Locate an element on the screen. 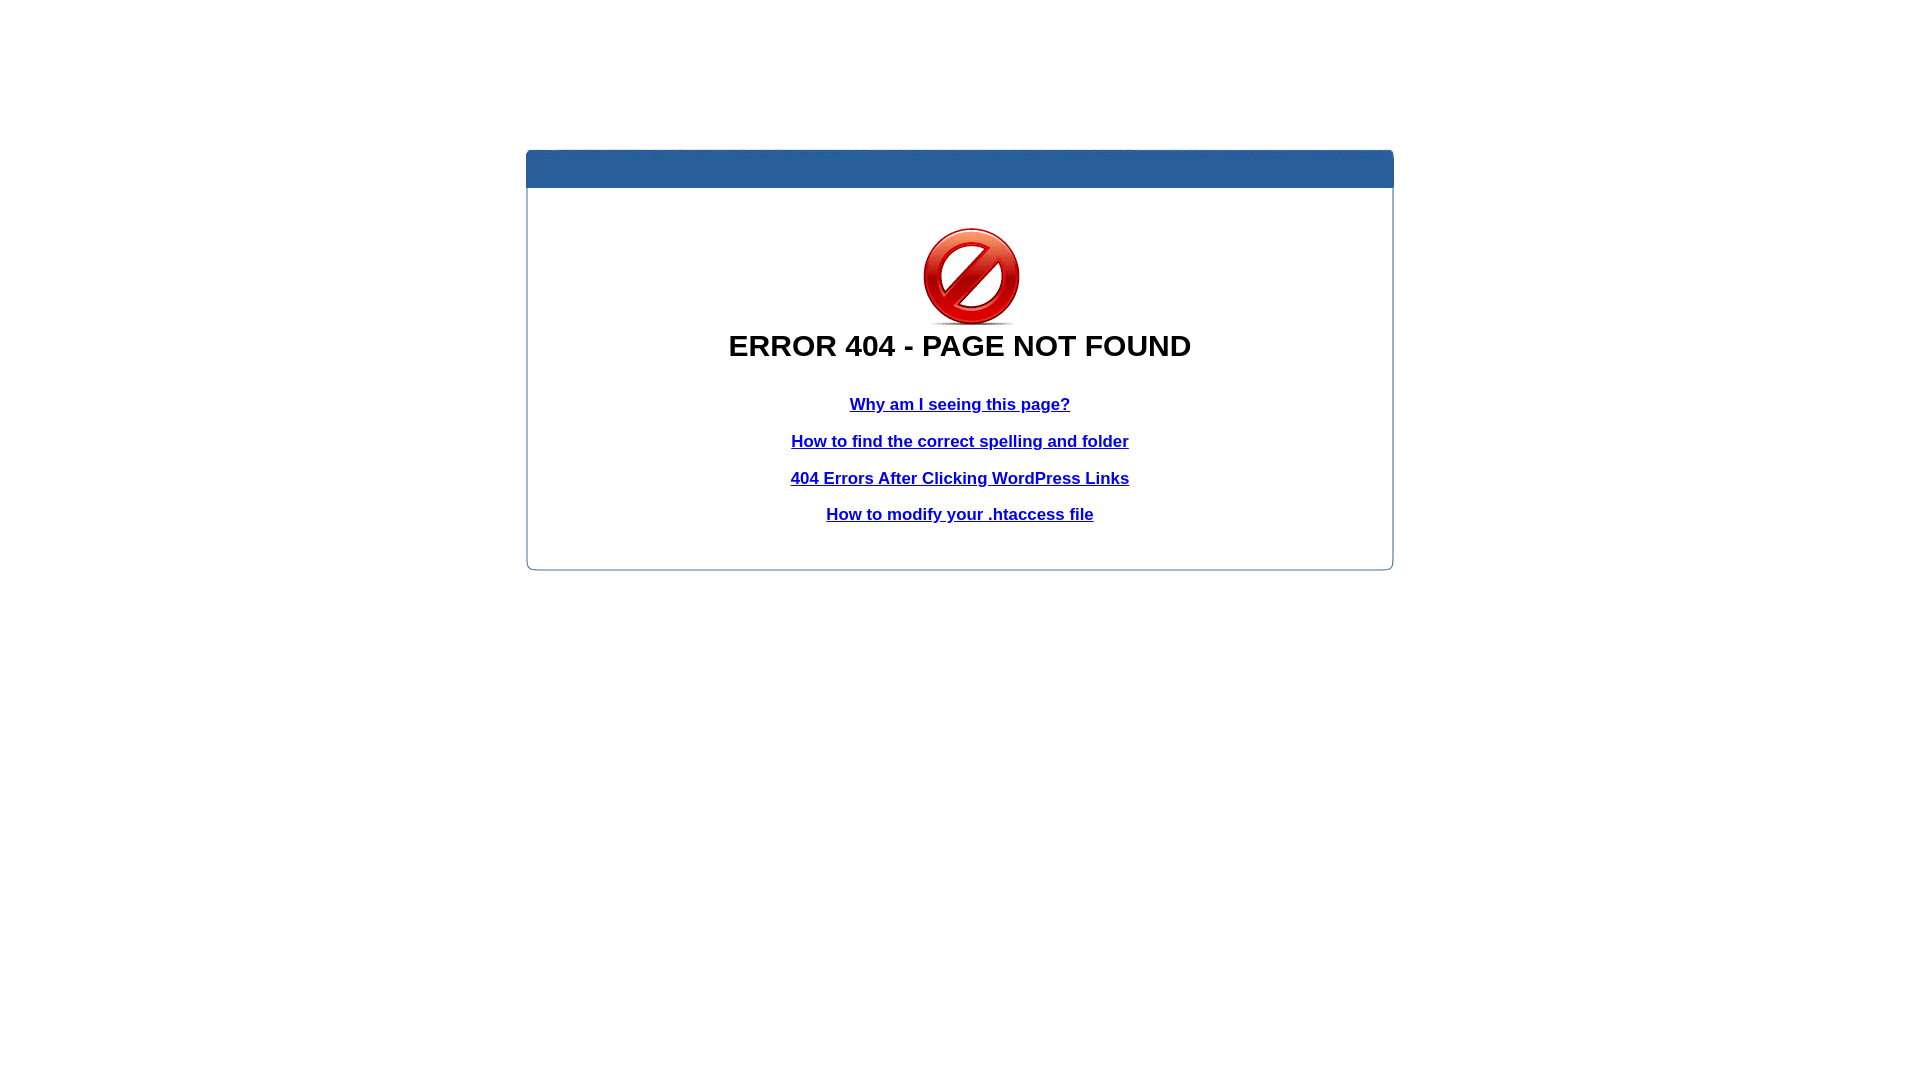  'How to modify your .htaccess file' is located at coordinates (958, 513).